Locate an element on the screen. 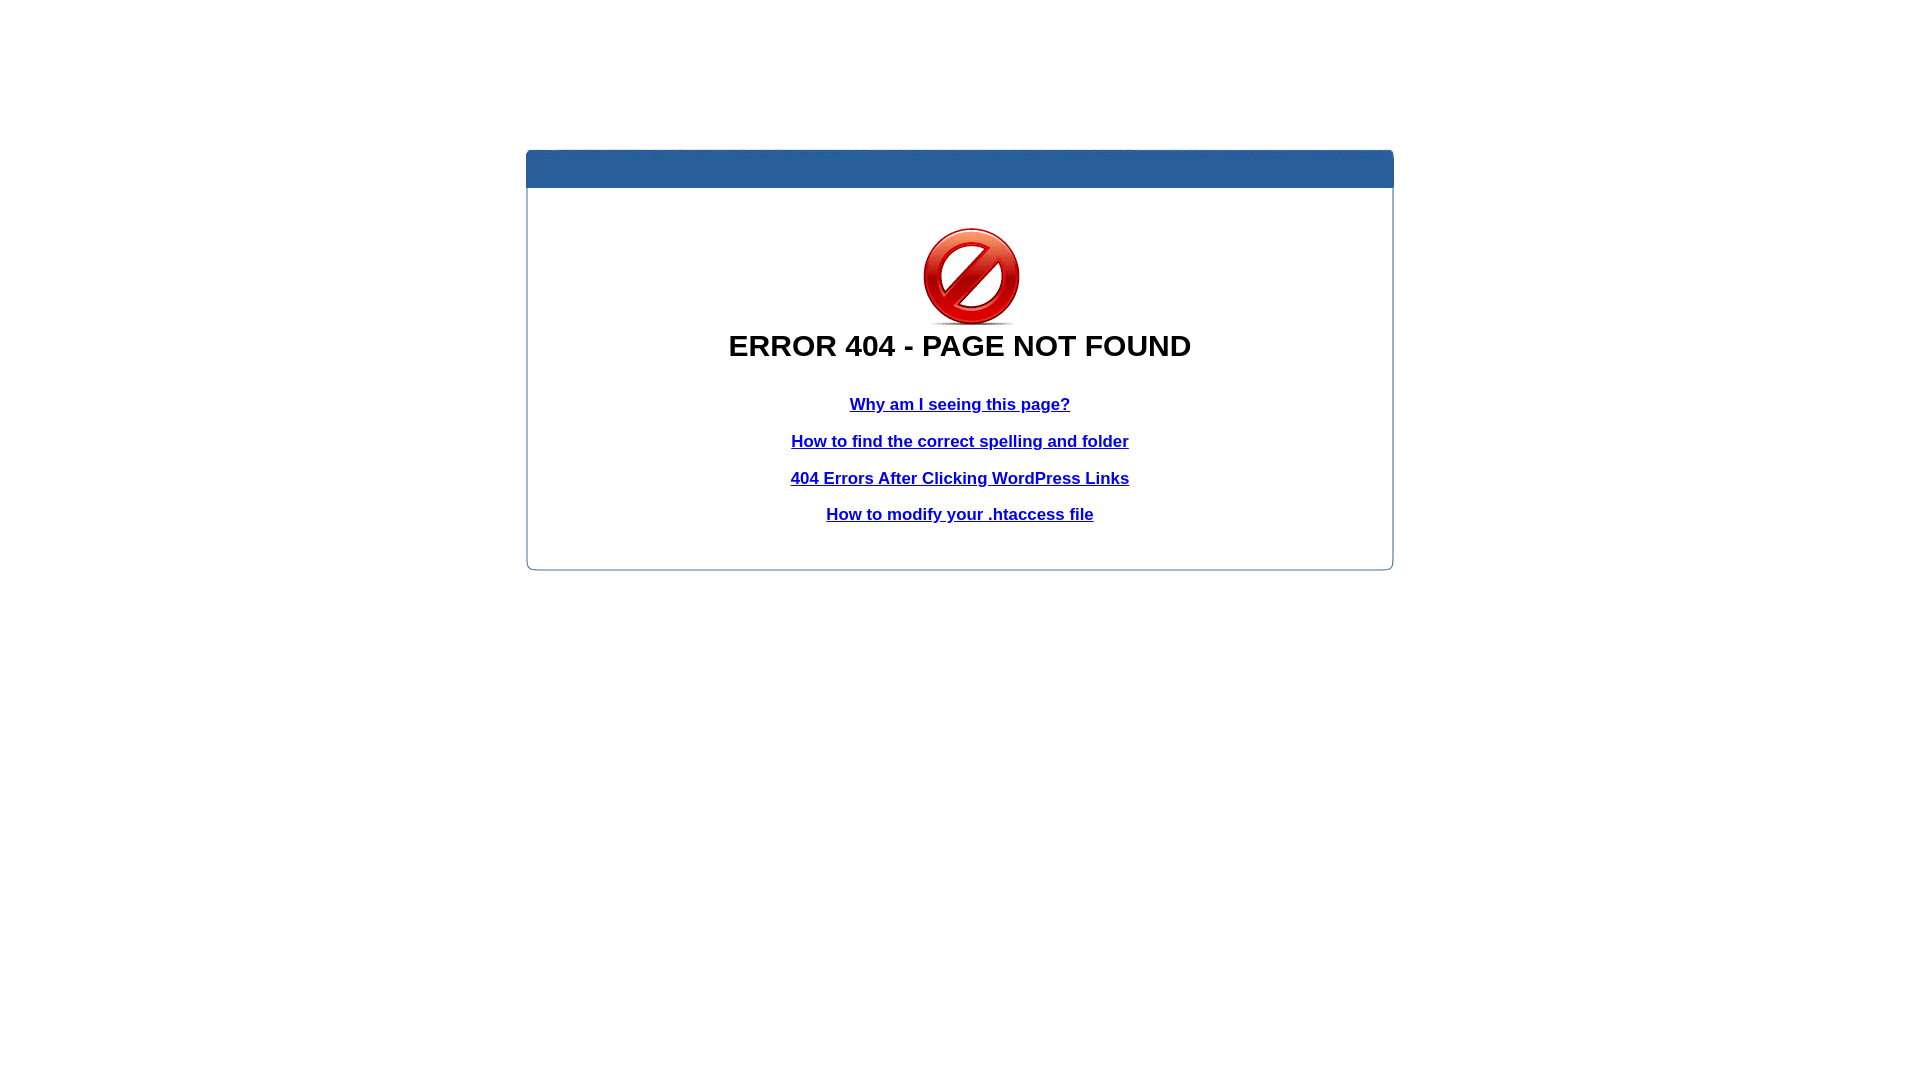  'How to modify your .htaccess file' is located at coordinates (958, 513).